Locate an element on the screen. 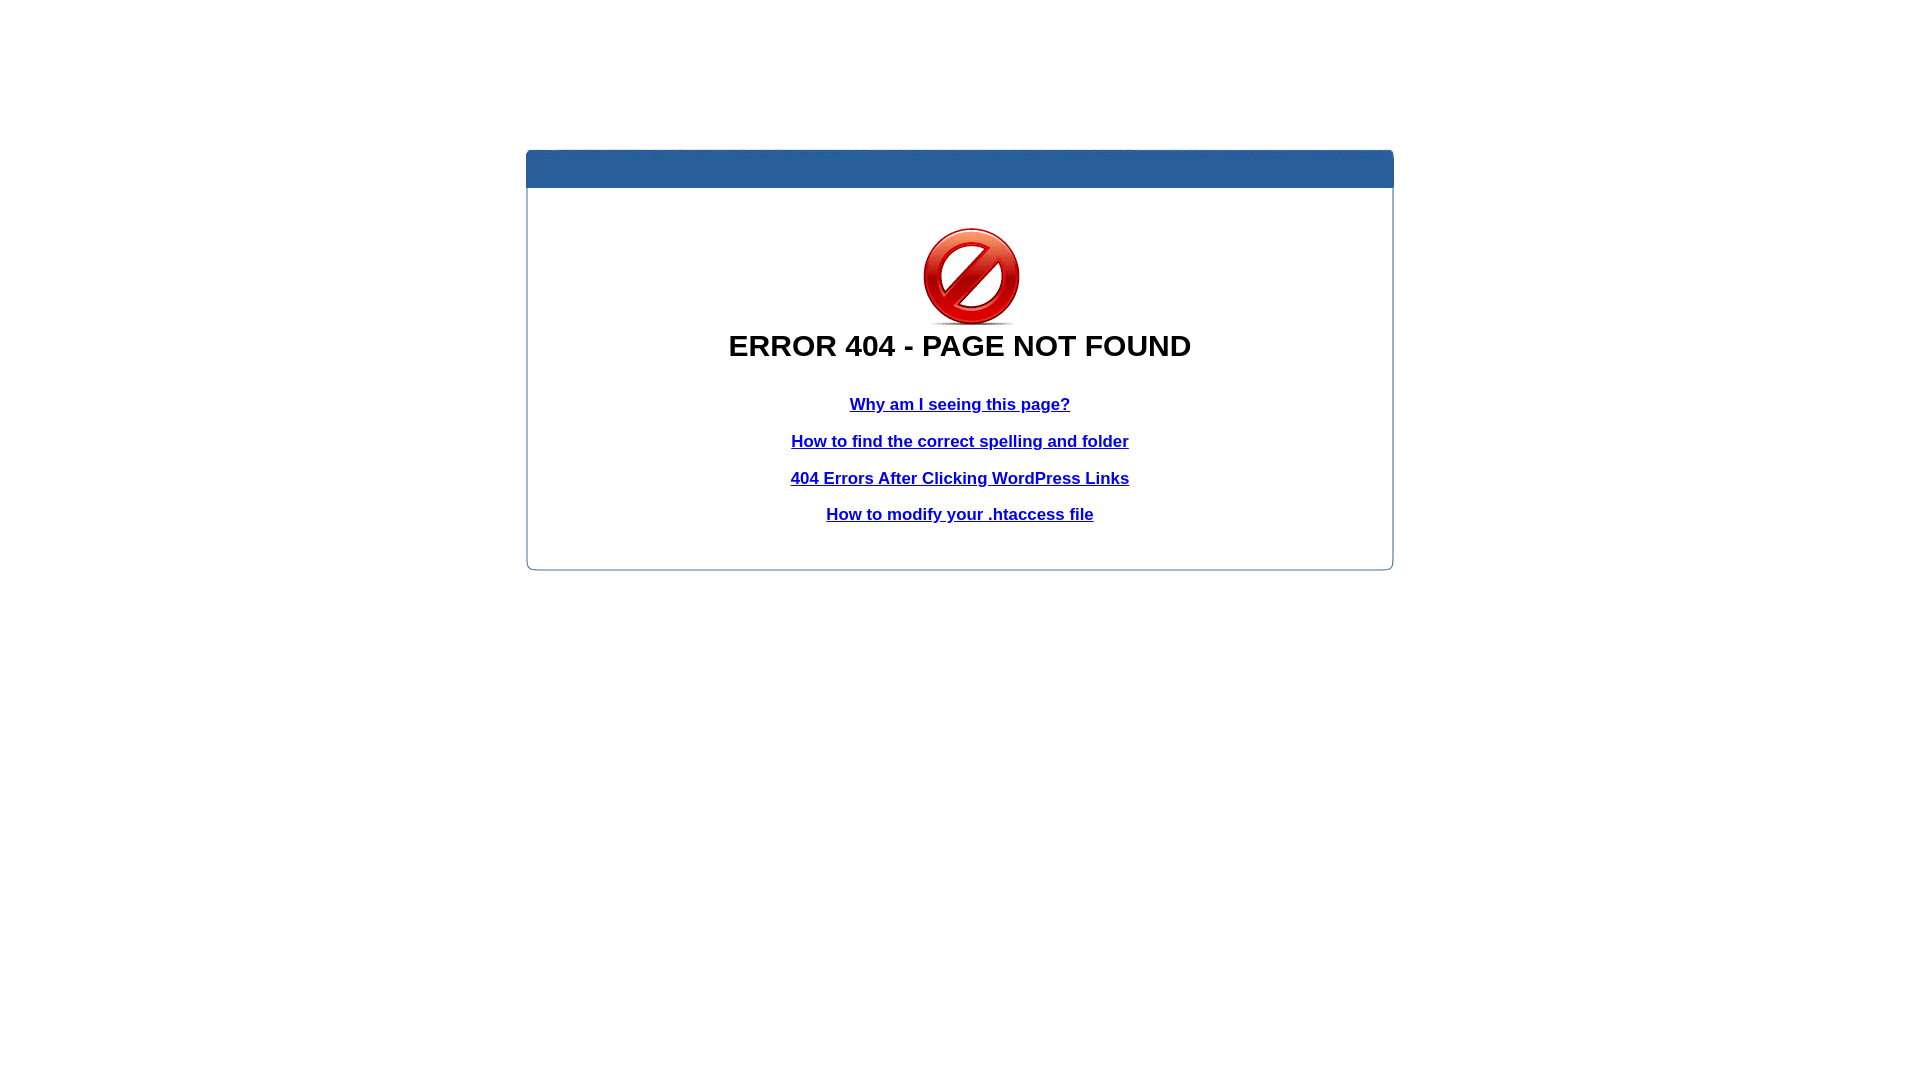  'How to modify your .htaccess file' is located at coordinates (958, 513).